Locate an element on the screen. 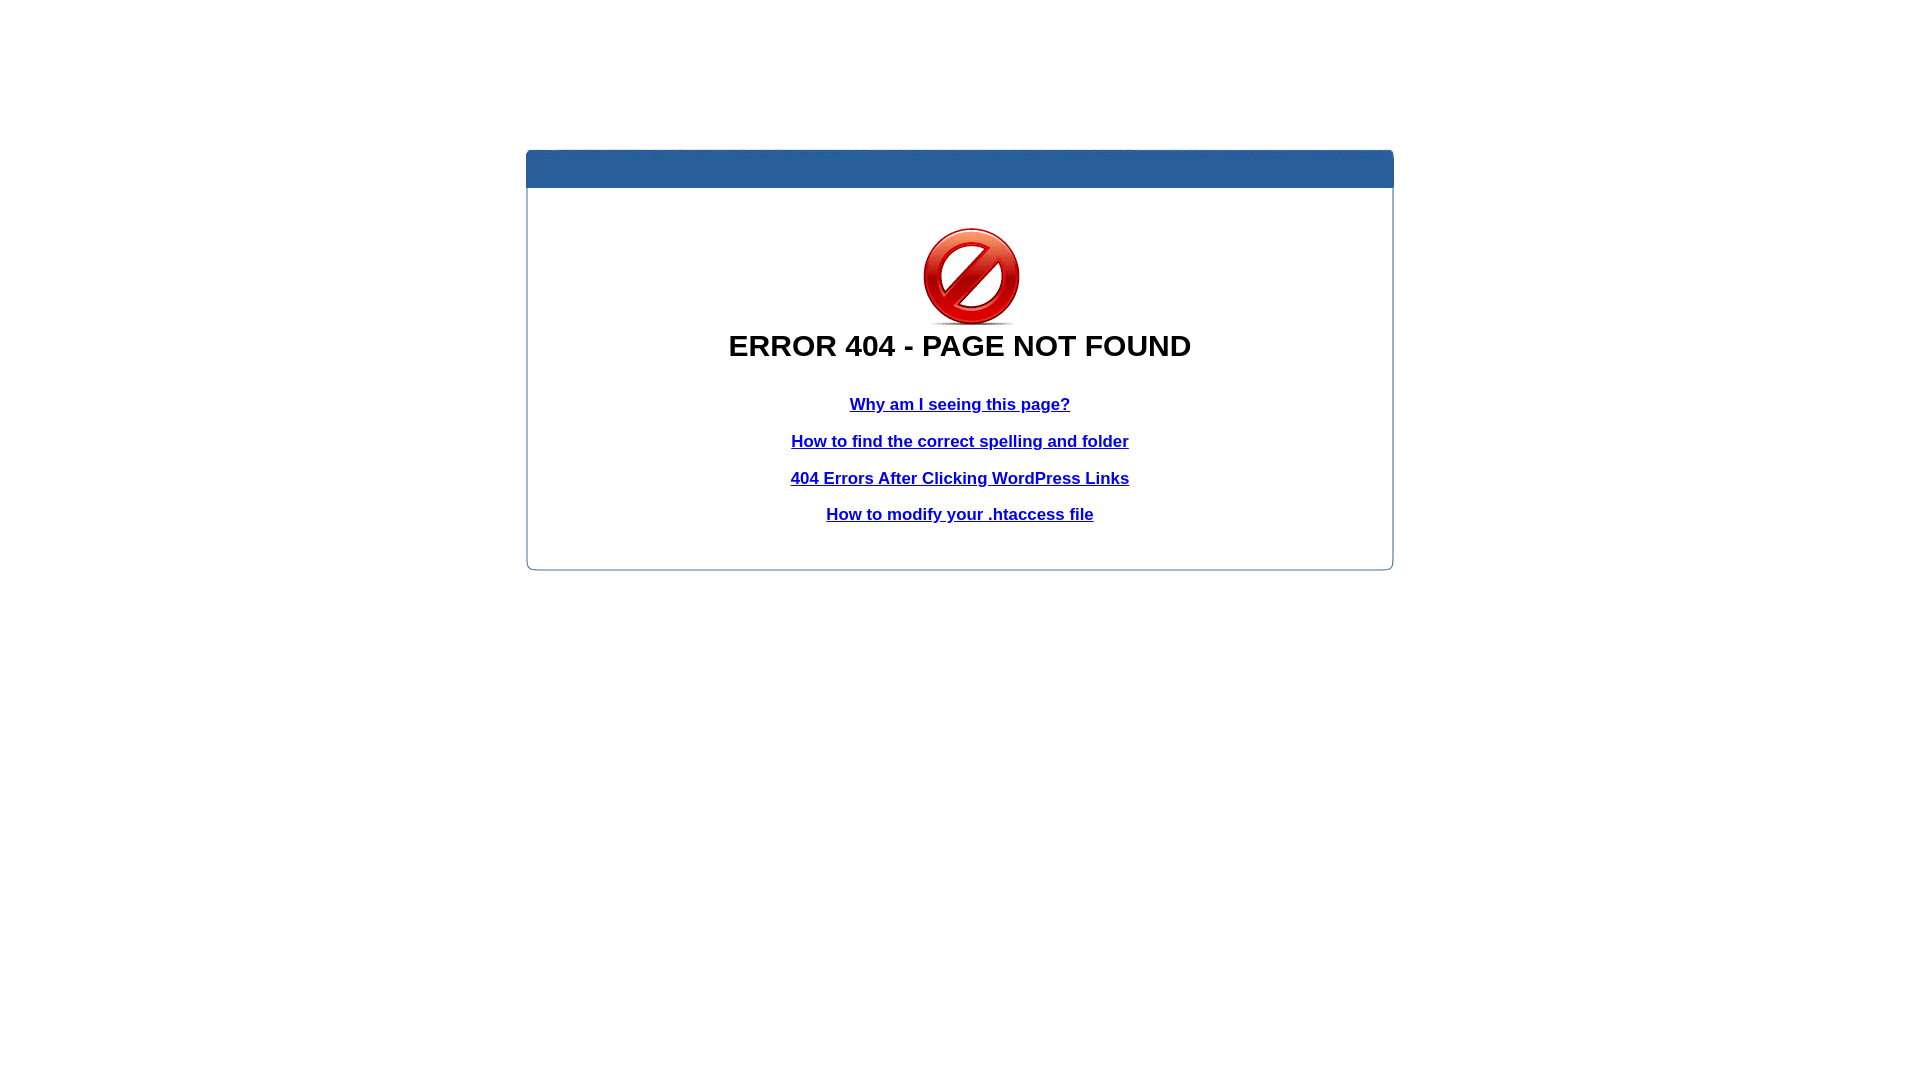  'How to modify your .htaccess file' is located at coordinates (958, 513).